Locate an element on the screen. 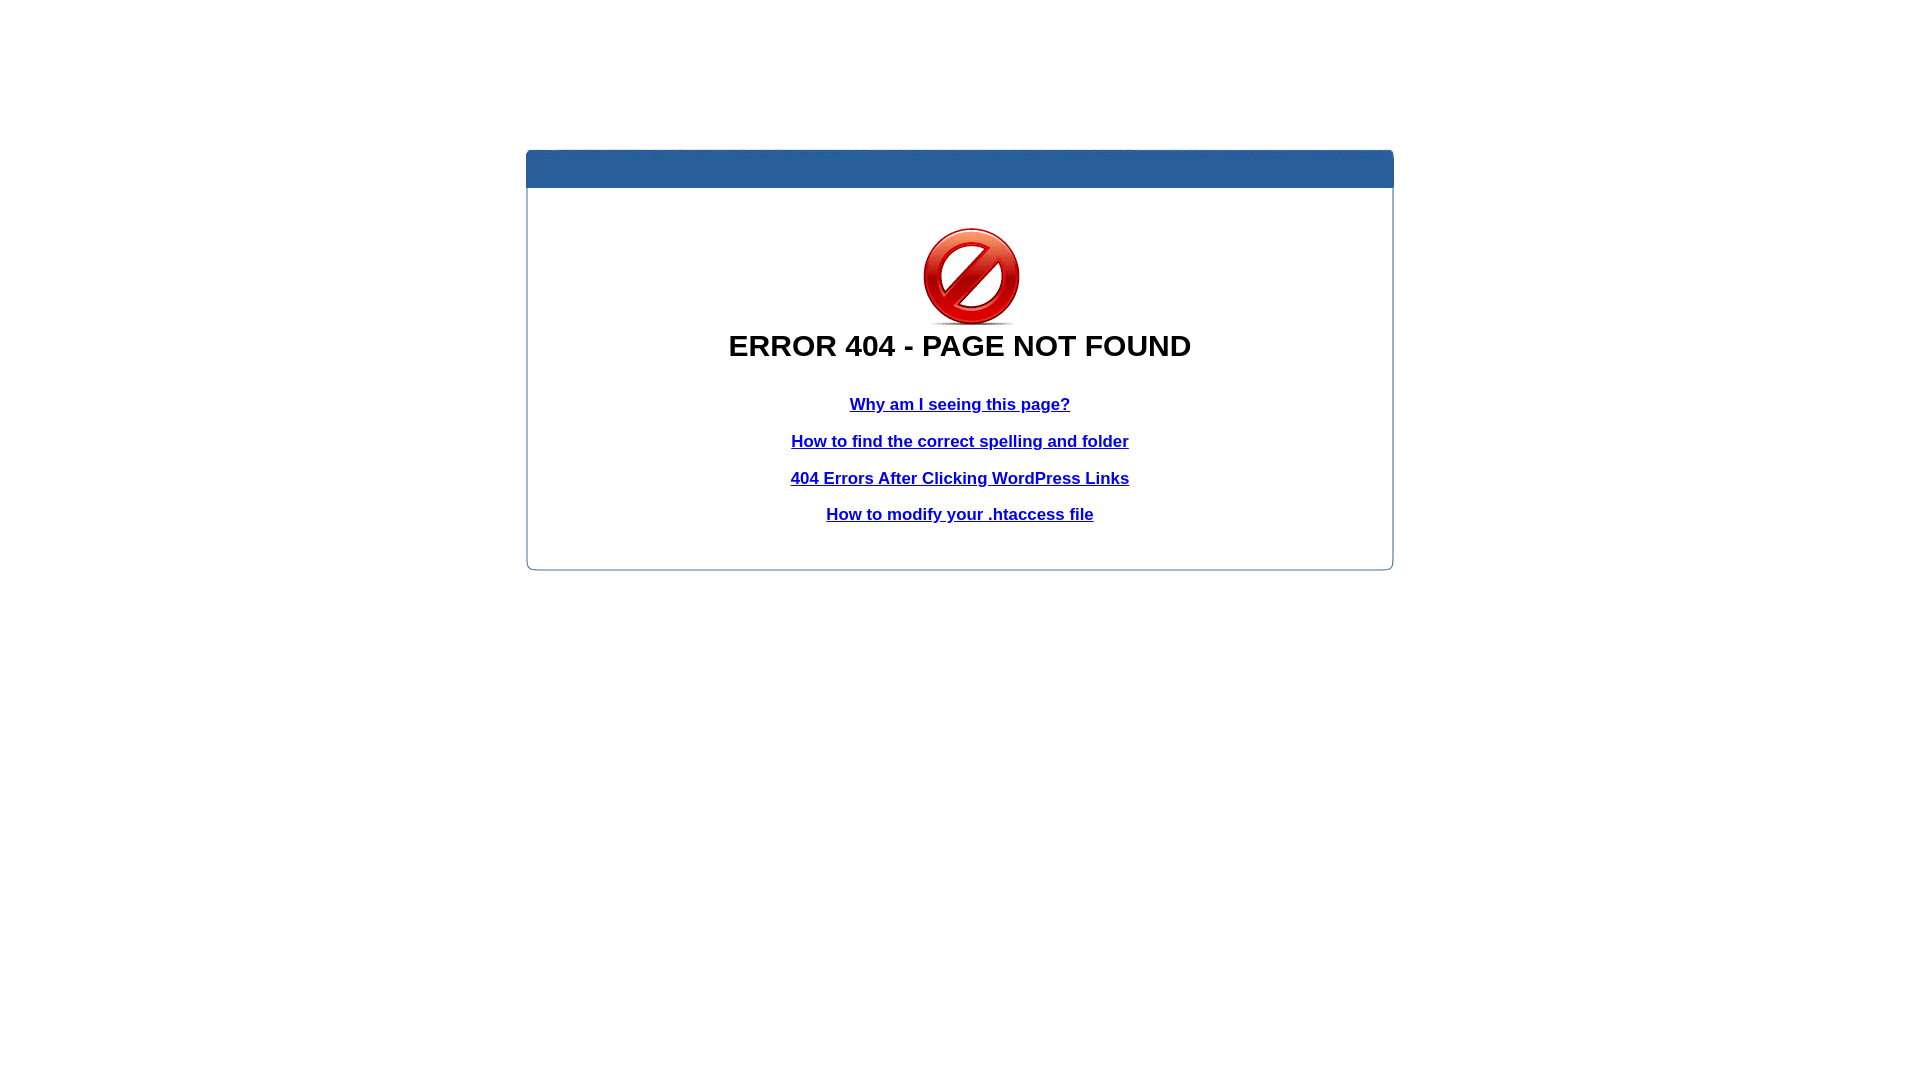  'How to modify your .htaccess file' is located at coordinates (958, 513).